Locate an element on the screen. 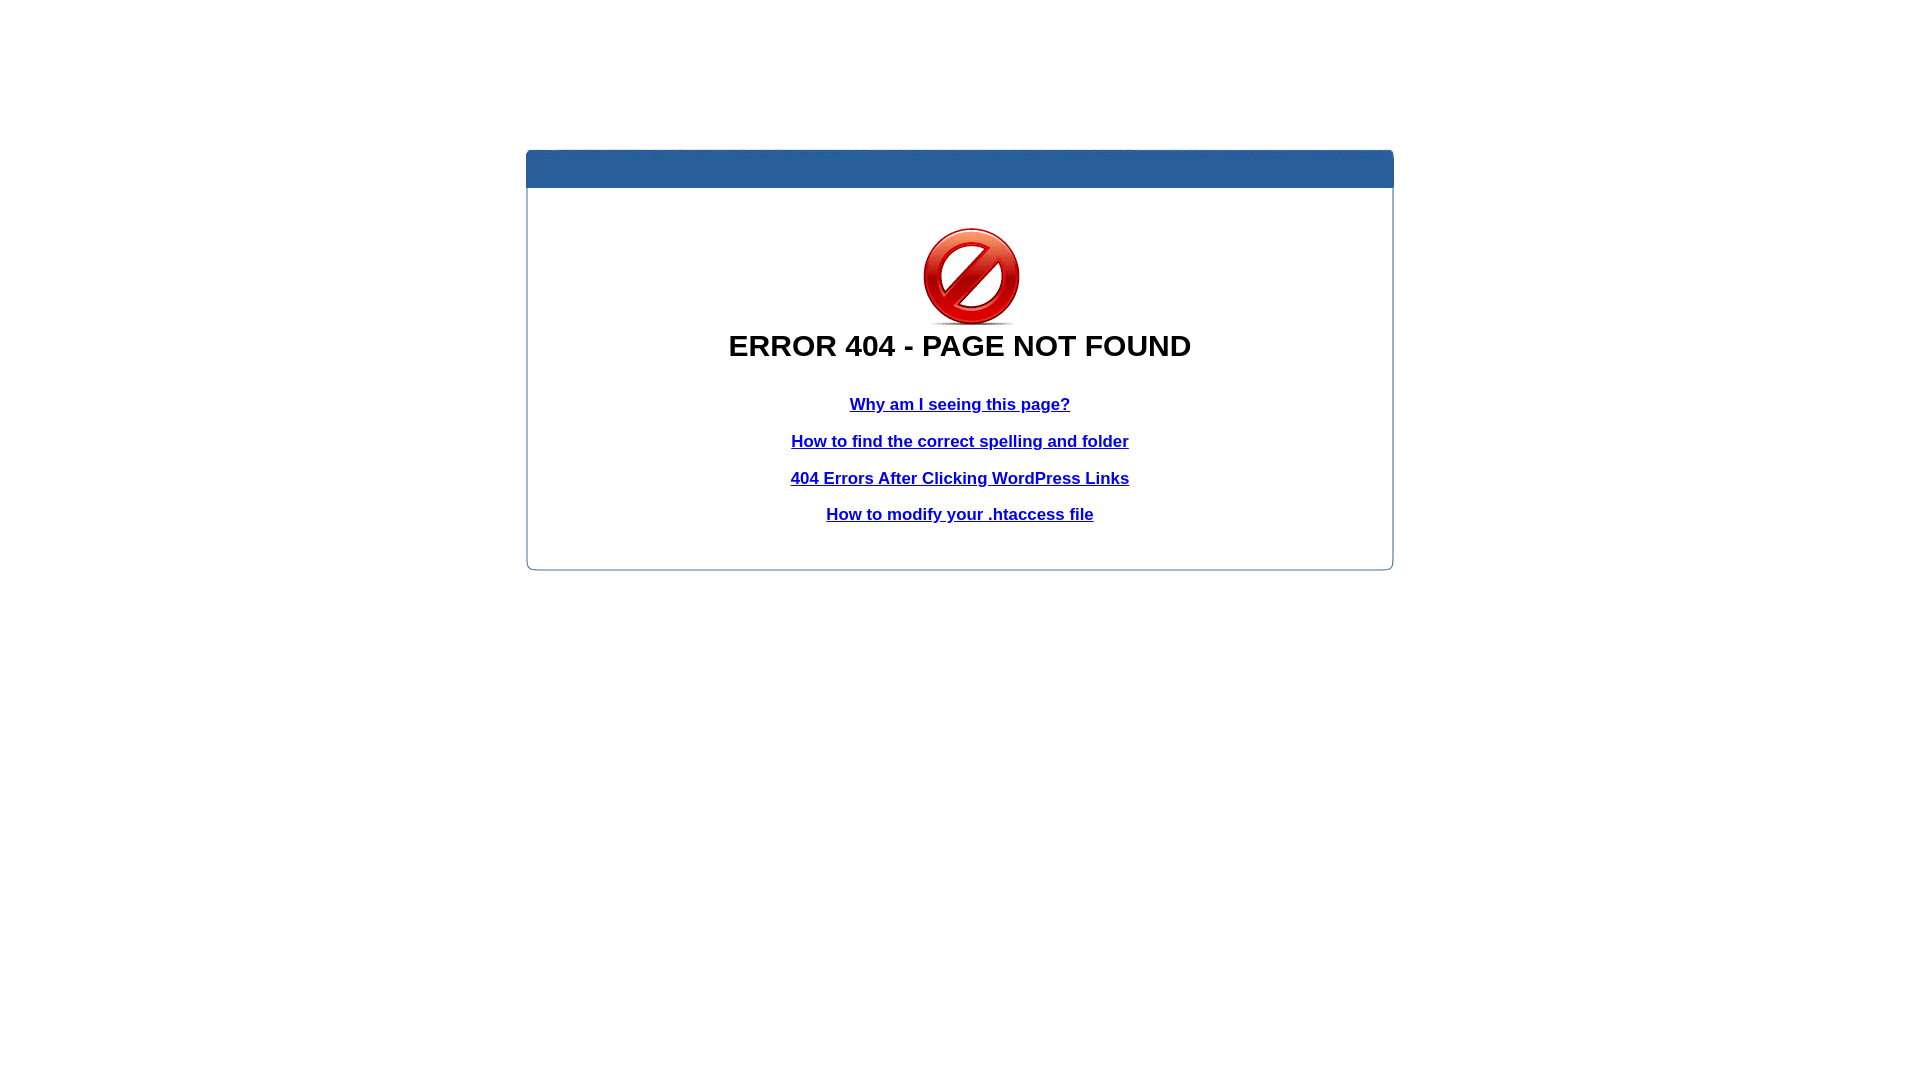  'How to modify your .htaccess file' is located at coordinates (958, 513).